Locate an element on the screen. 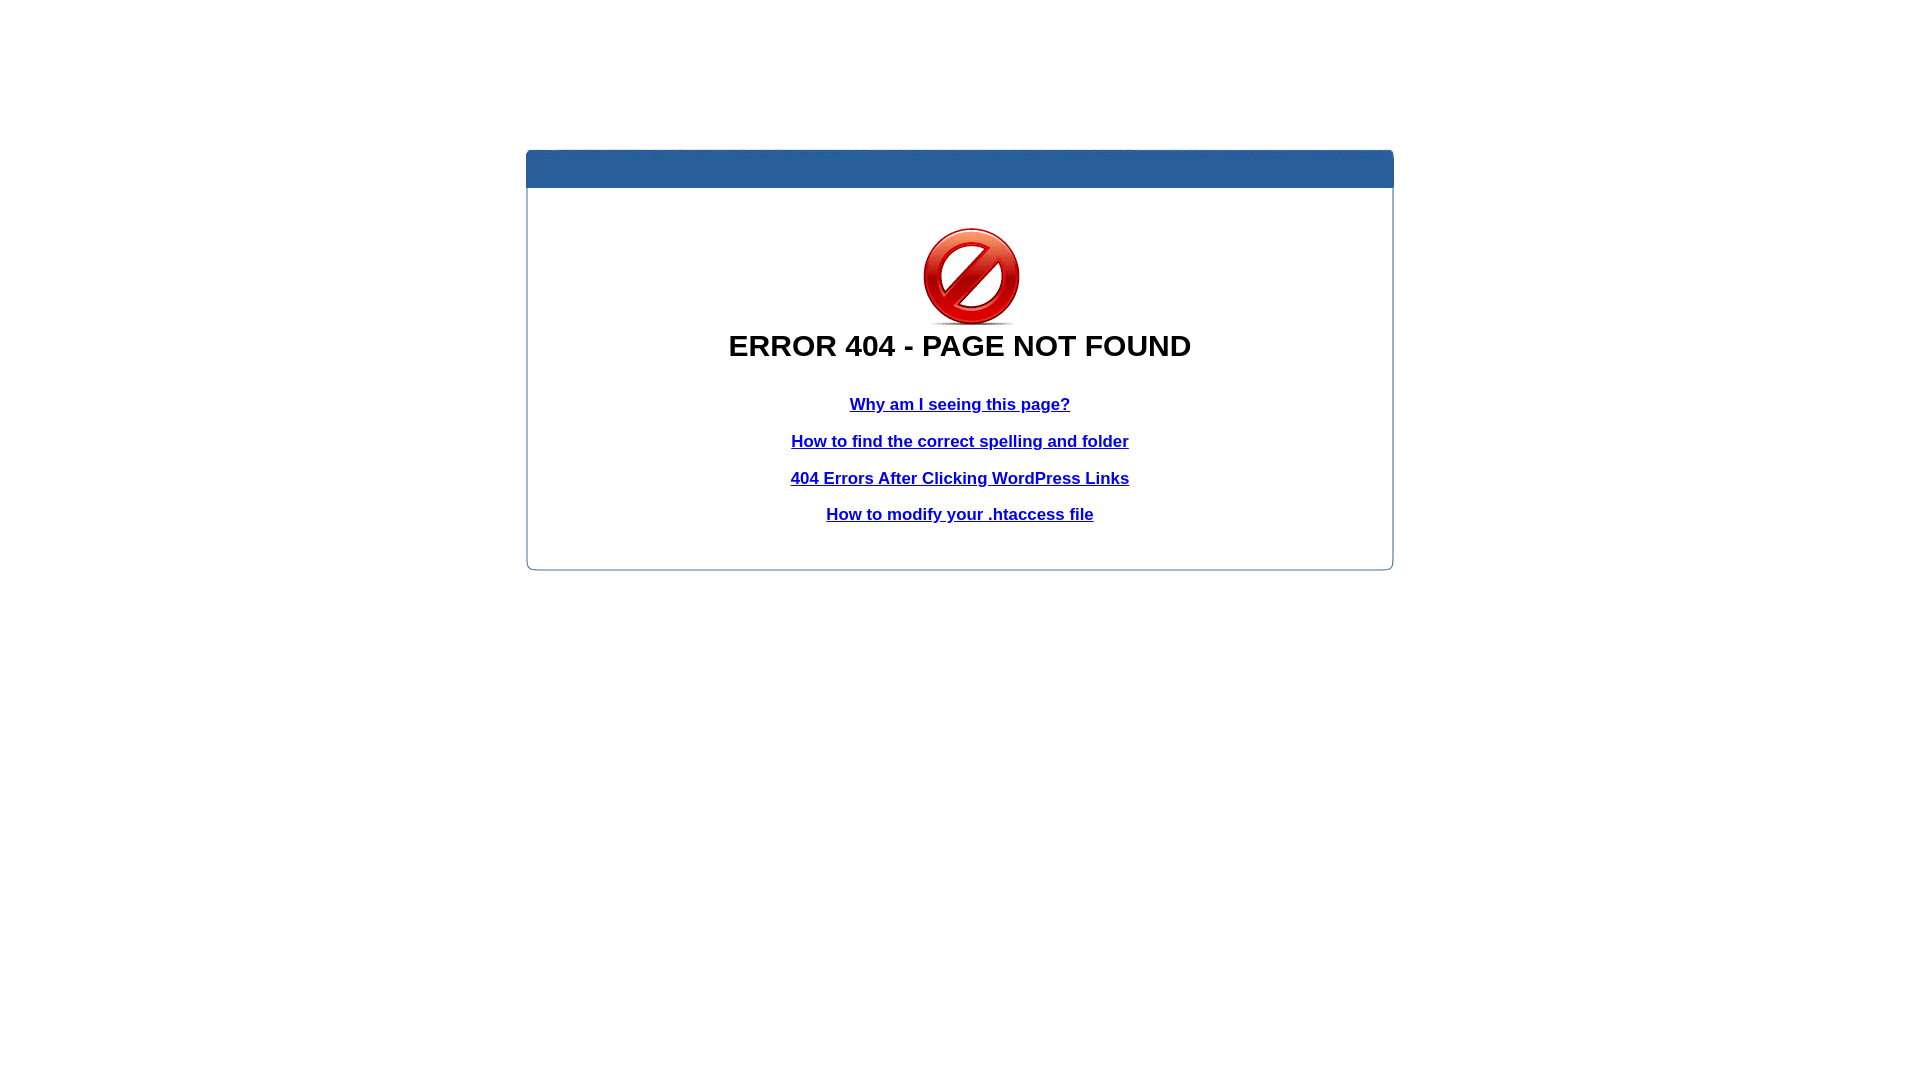  'How to modify your .htaccess file' is located at coordinates (958, 513).